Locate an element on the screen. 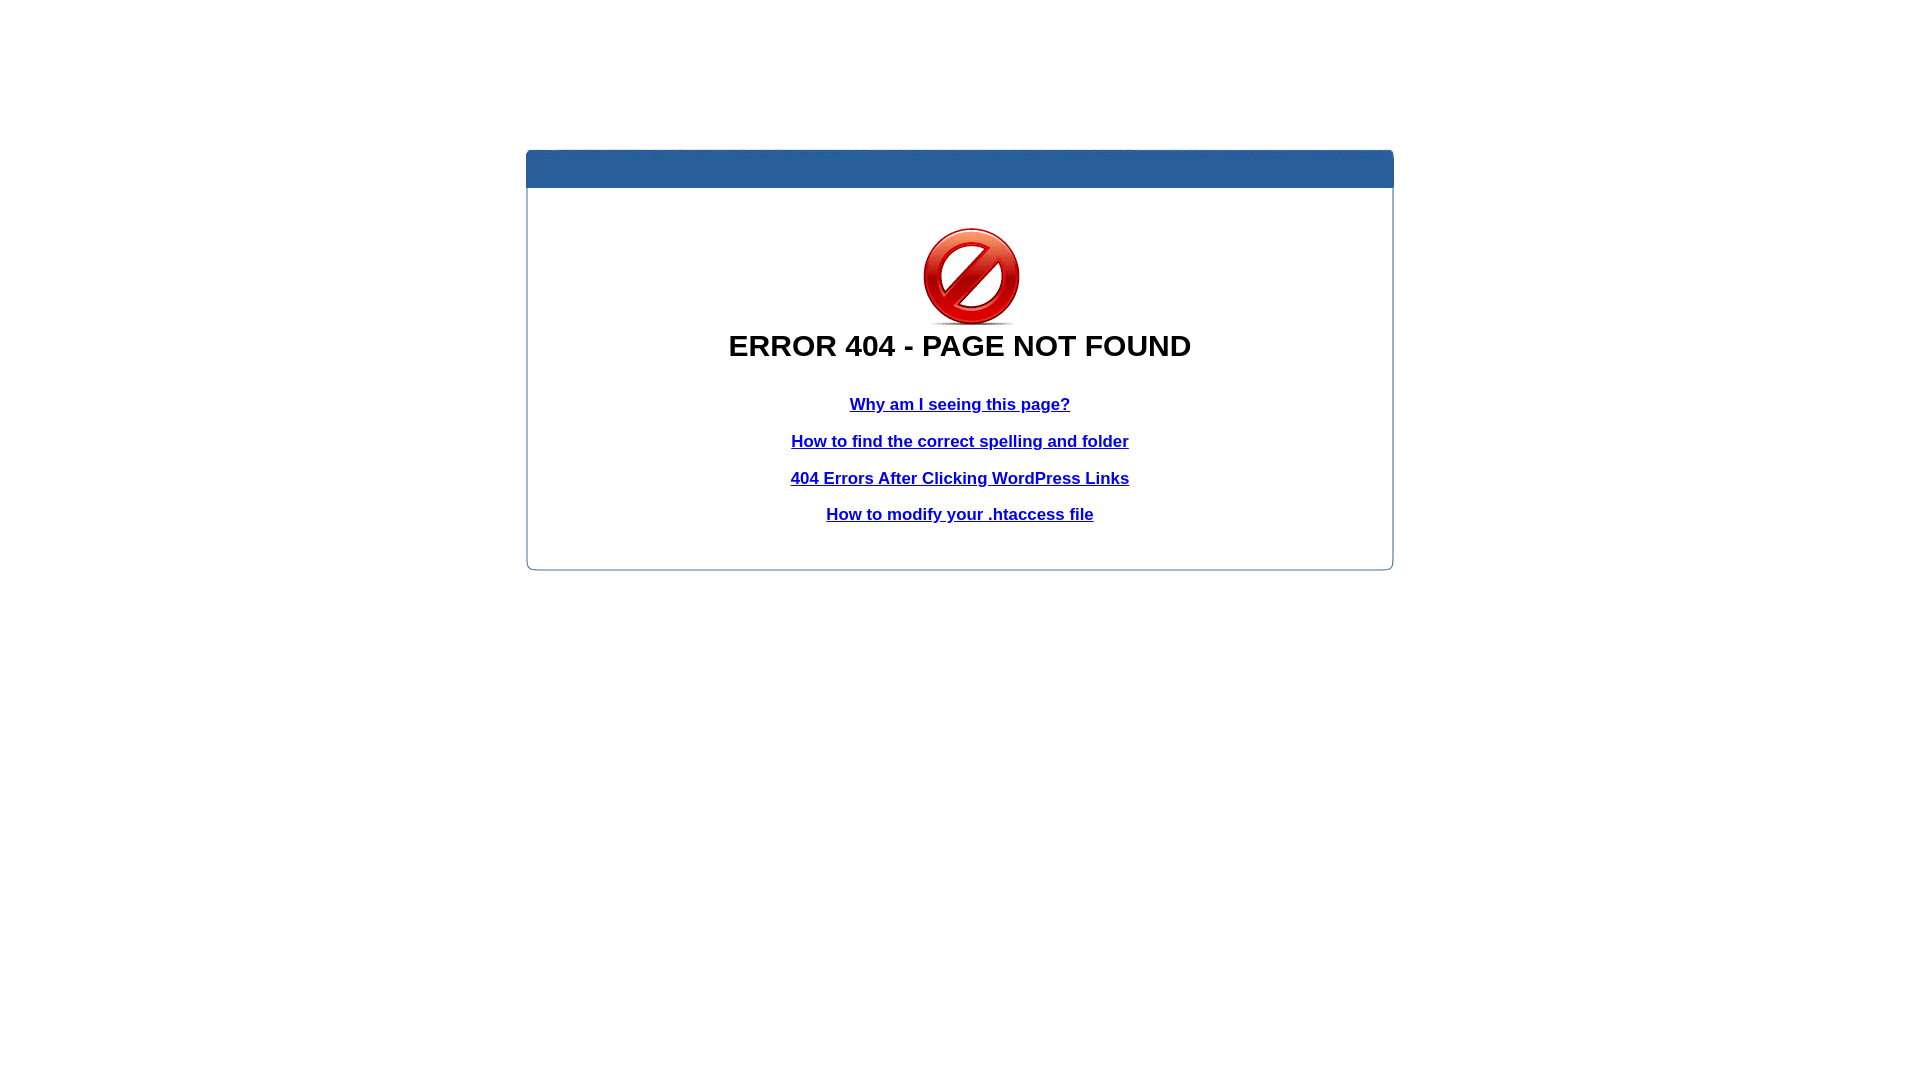  'How to modify your .htaccess file' is located at coordinates (958, 513).